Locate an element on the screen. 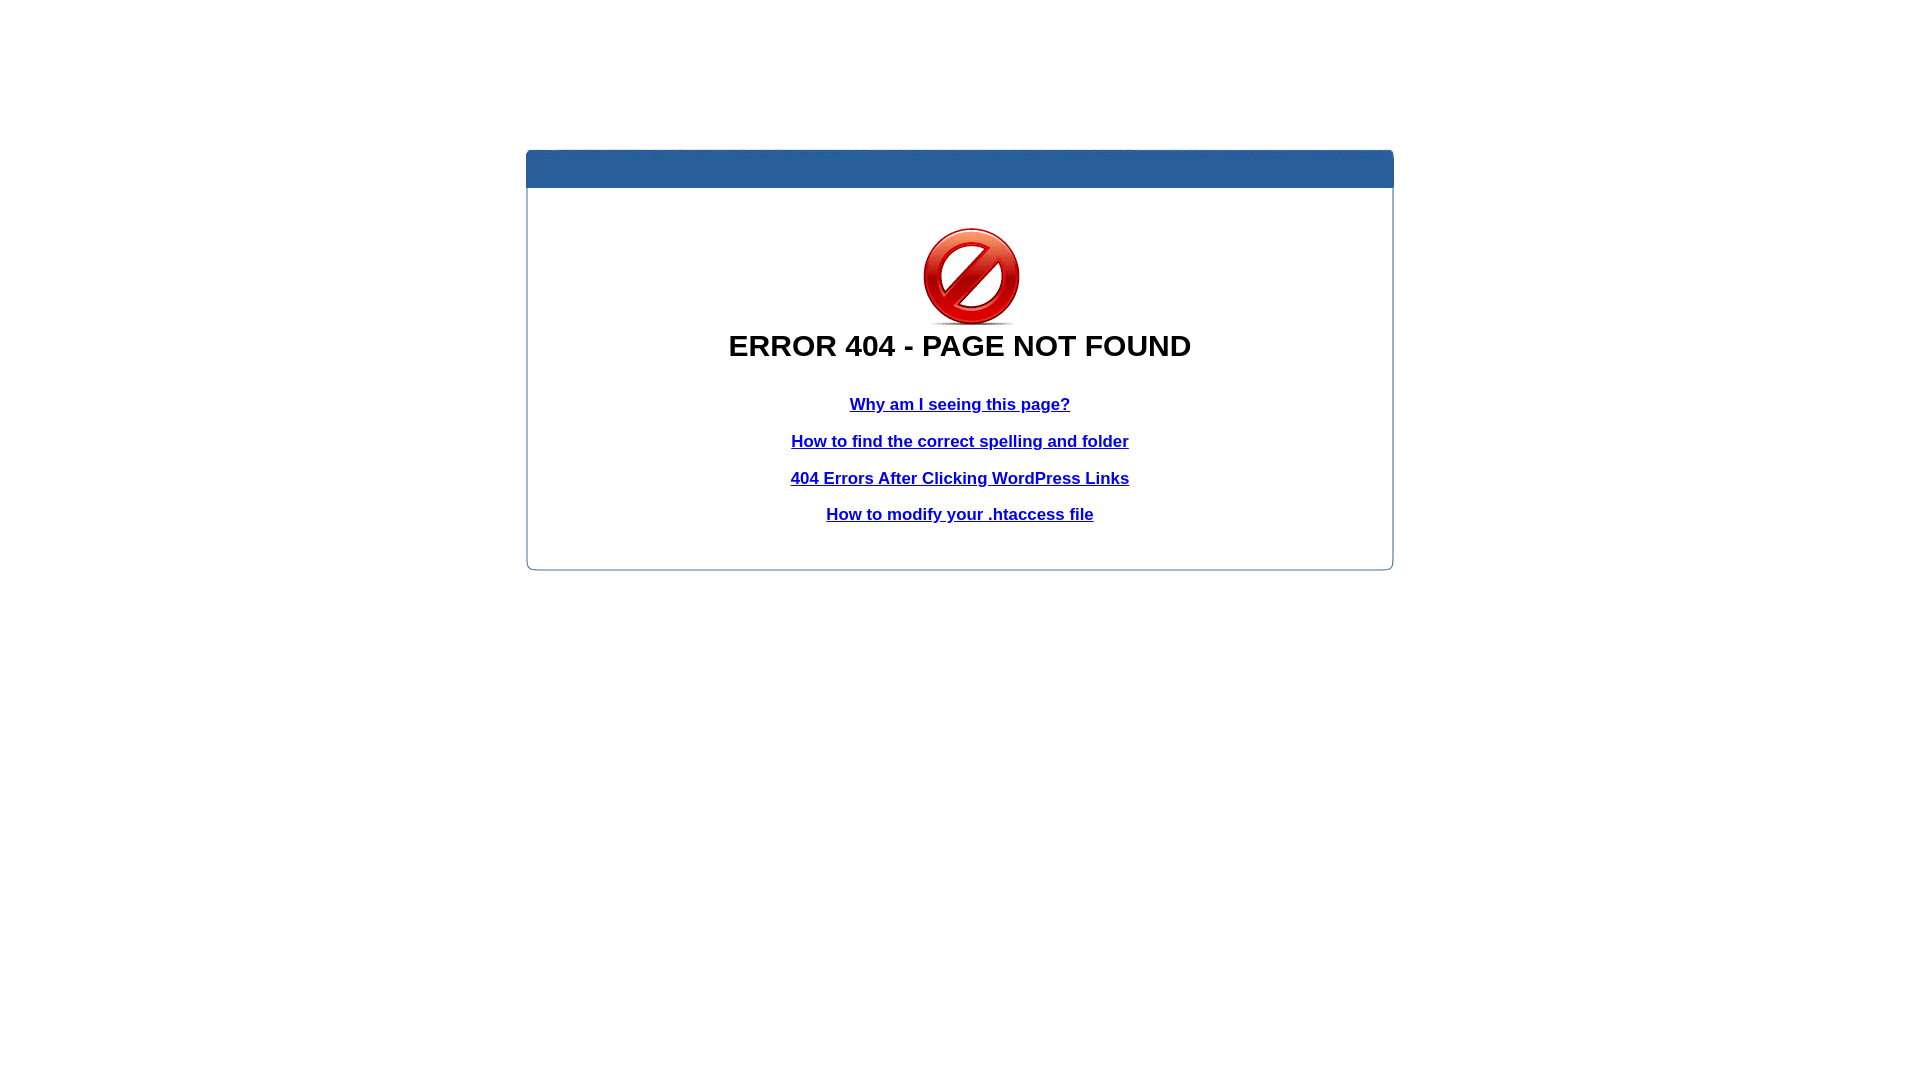  'How to modify your .htaccess file' is located at coordinates (958, 513).